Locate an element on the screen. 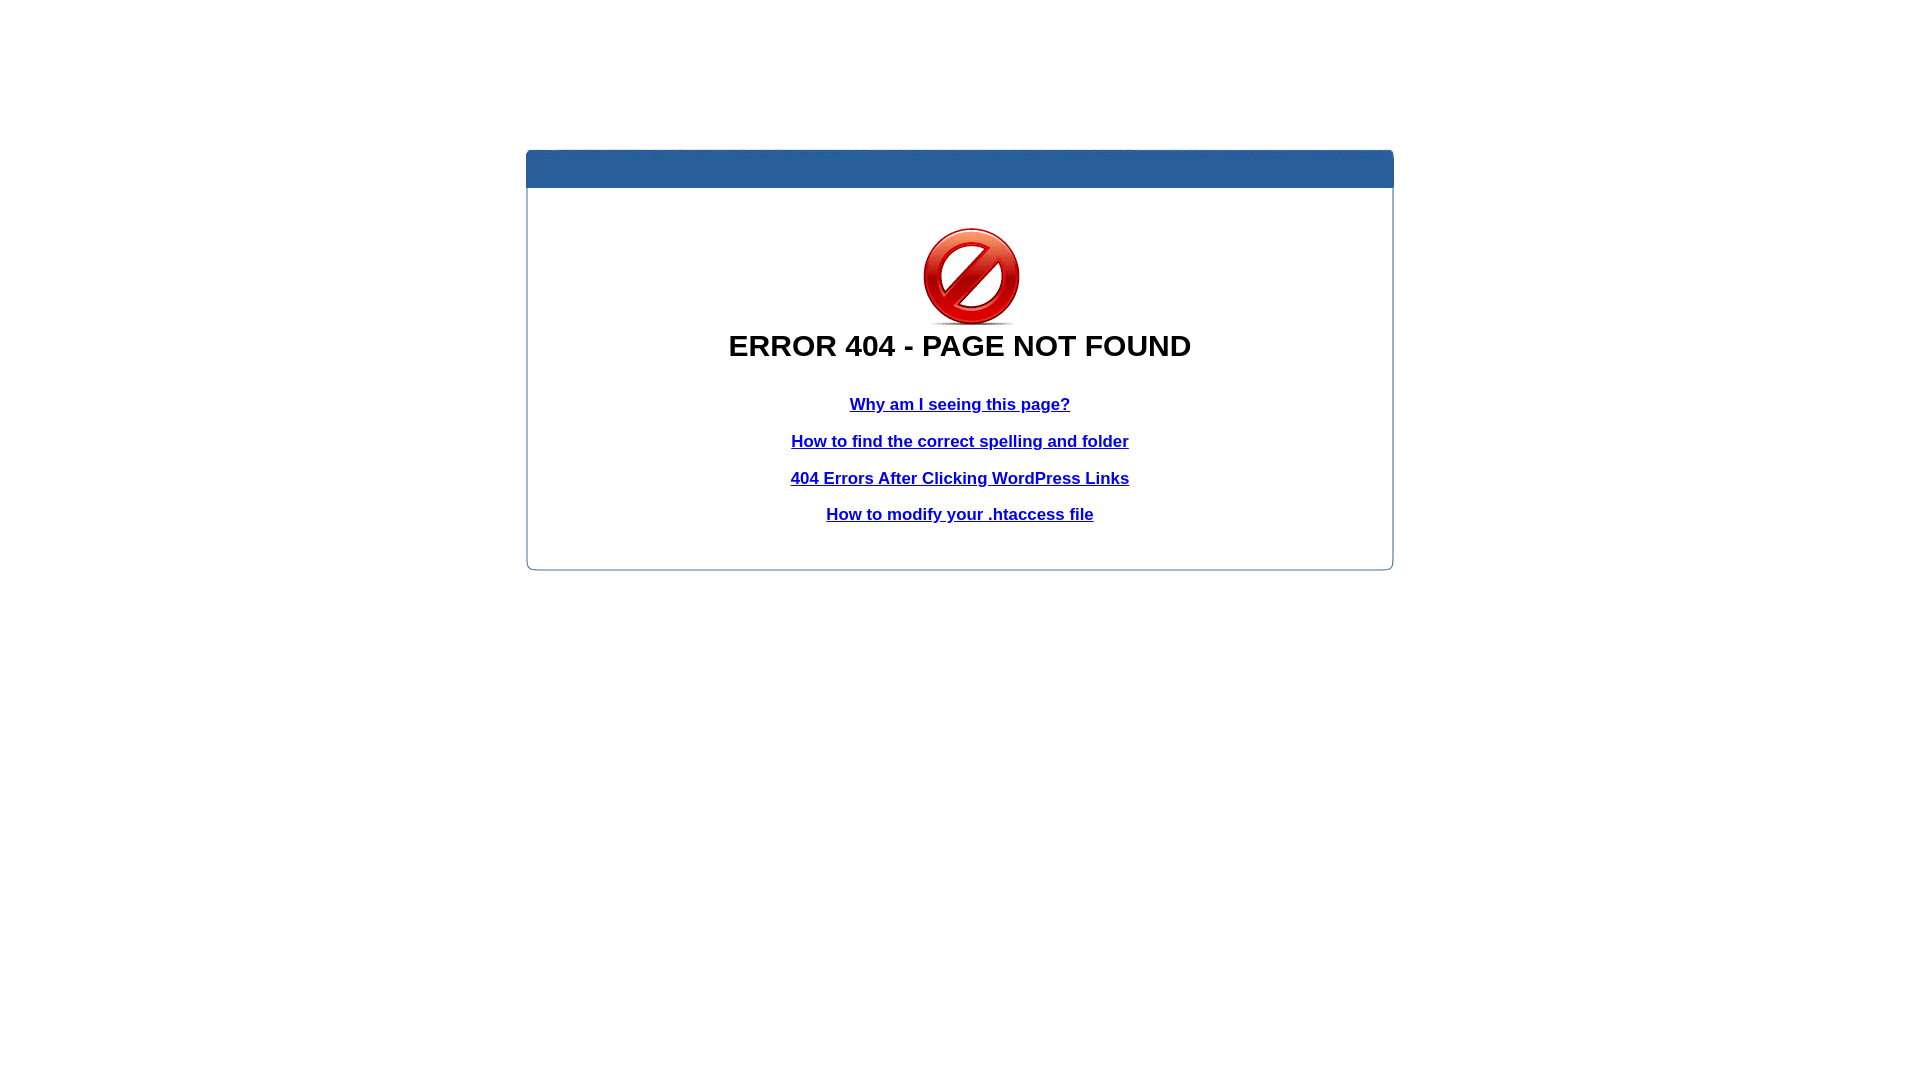  'How to modify your .htaccess file' is located at coordinates (958, 513).